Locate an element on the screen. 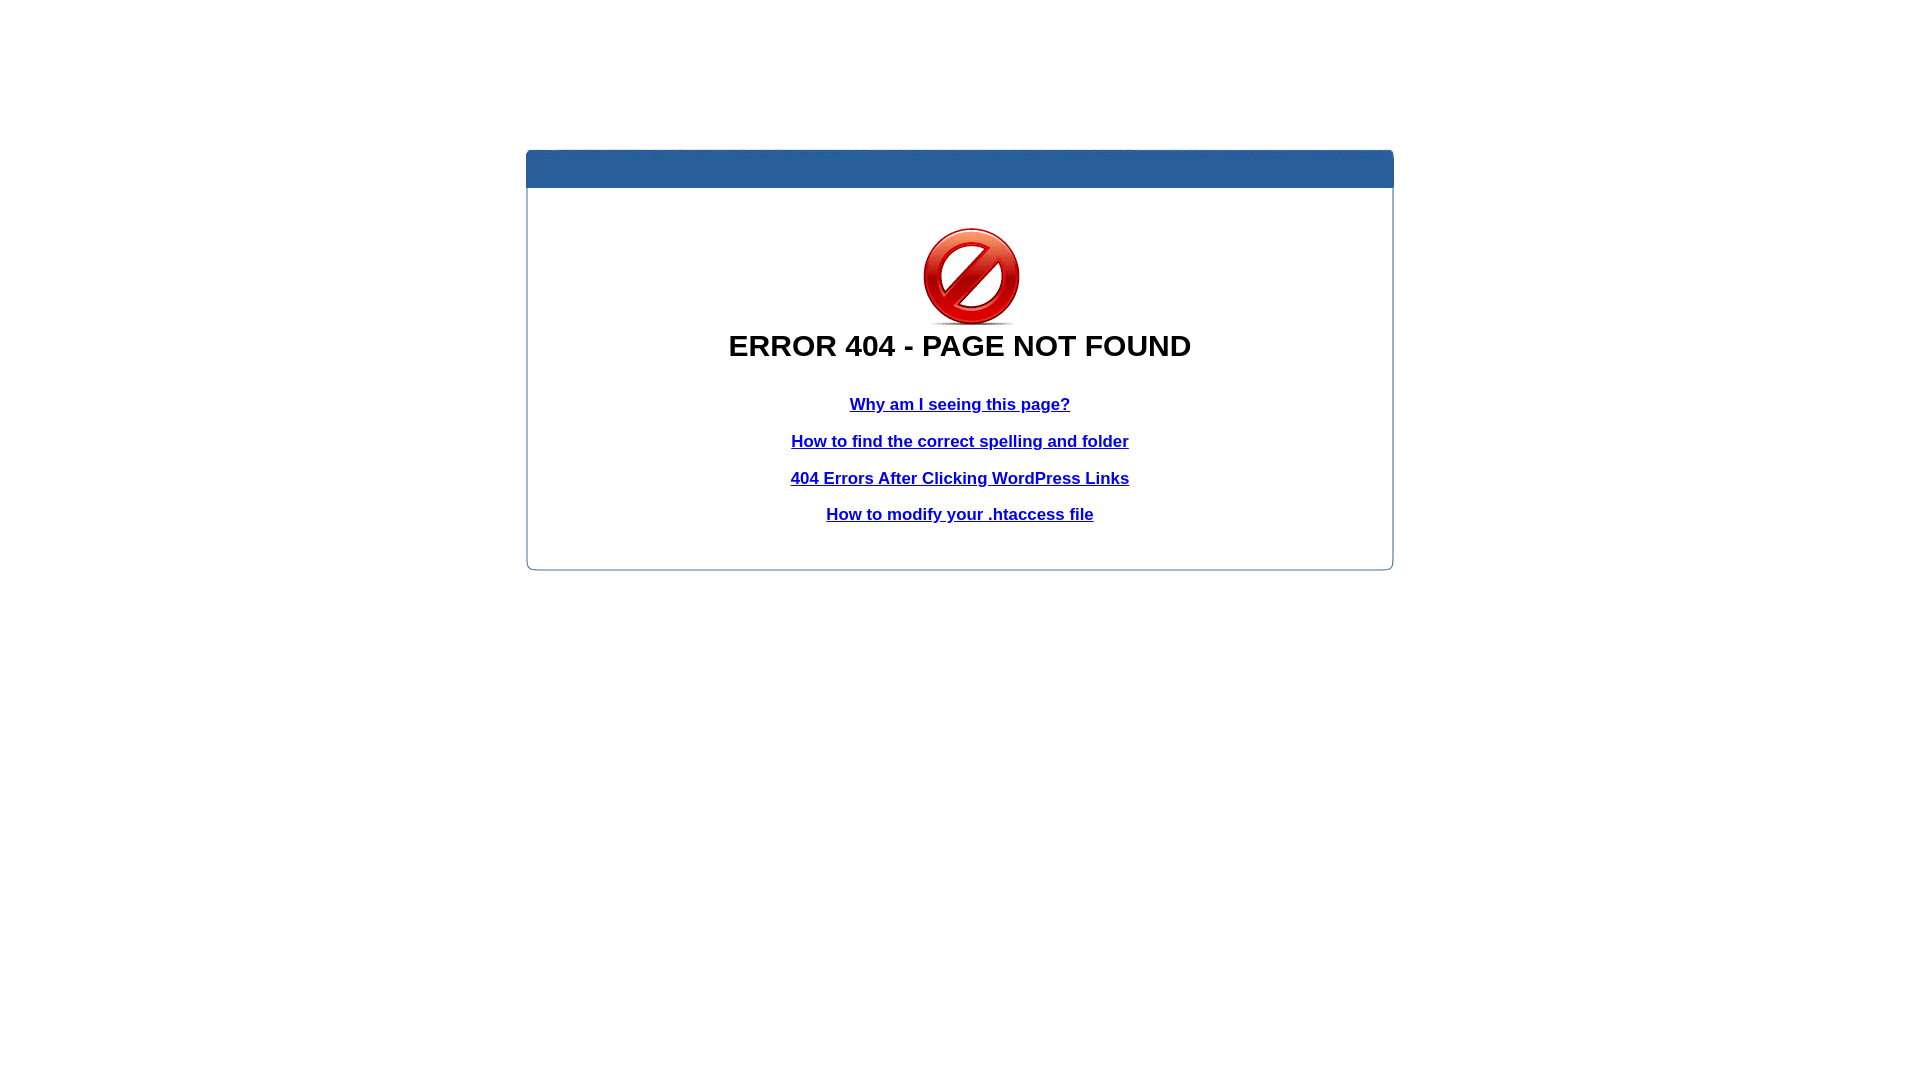  'How to modify your .htaccess file' is located at coordinates (958, 513).